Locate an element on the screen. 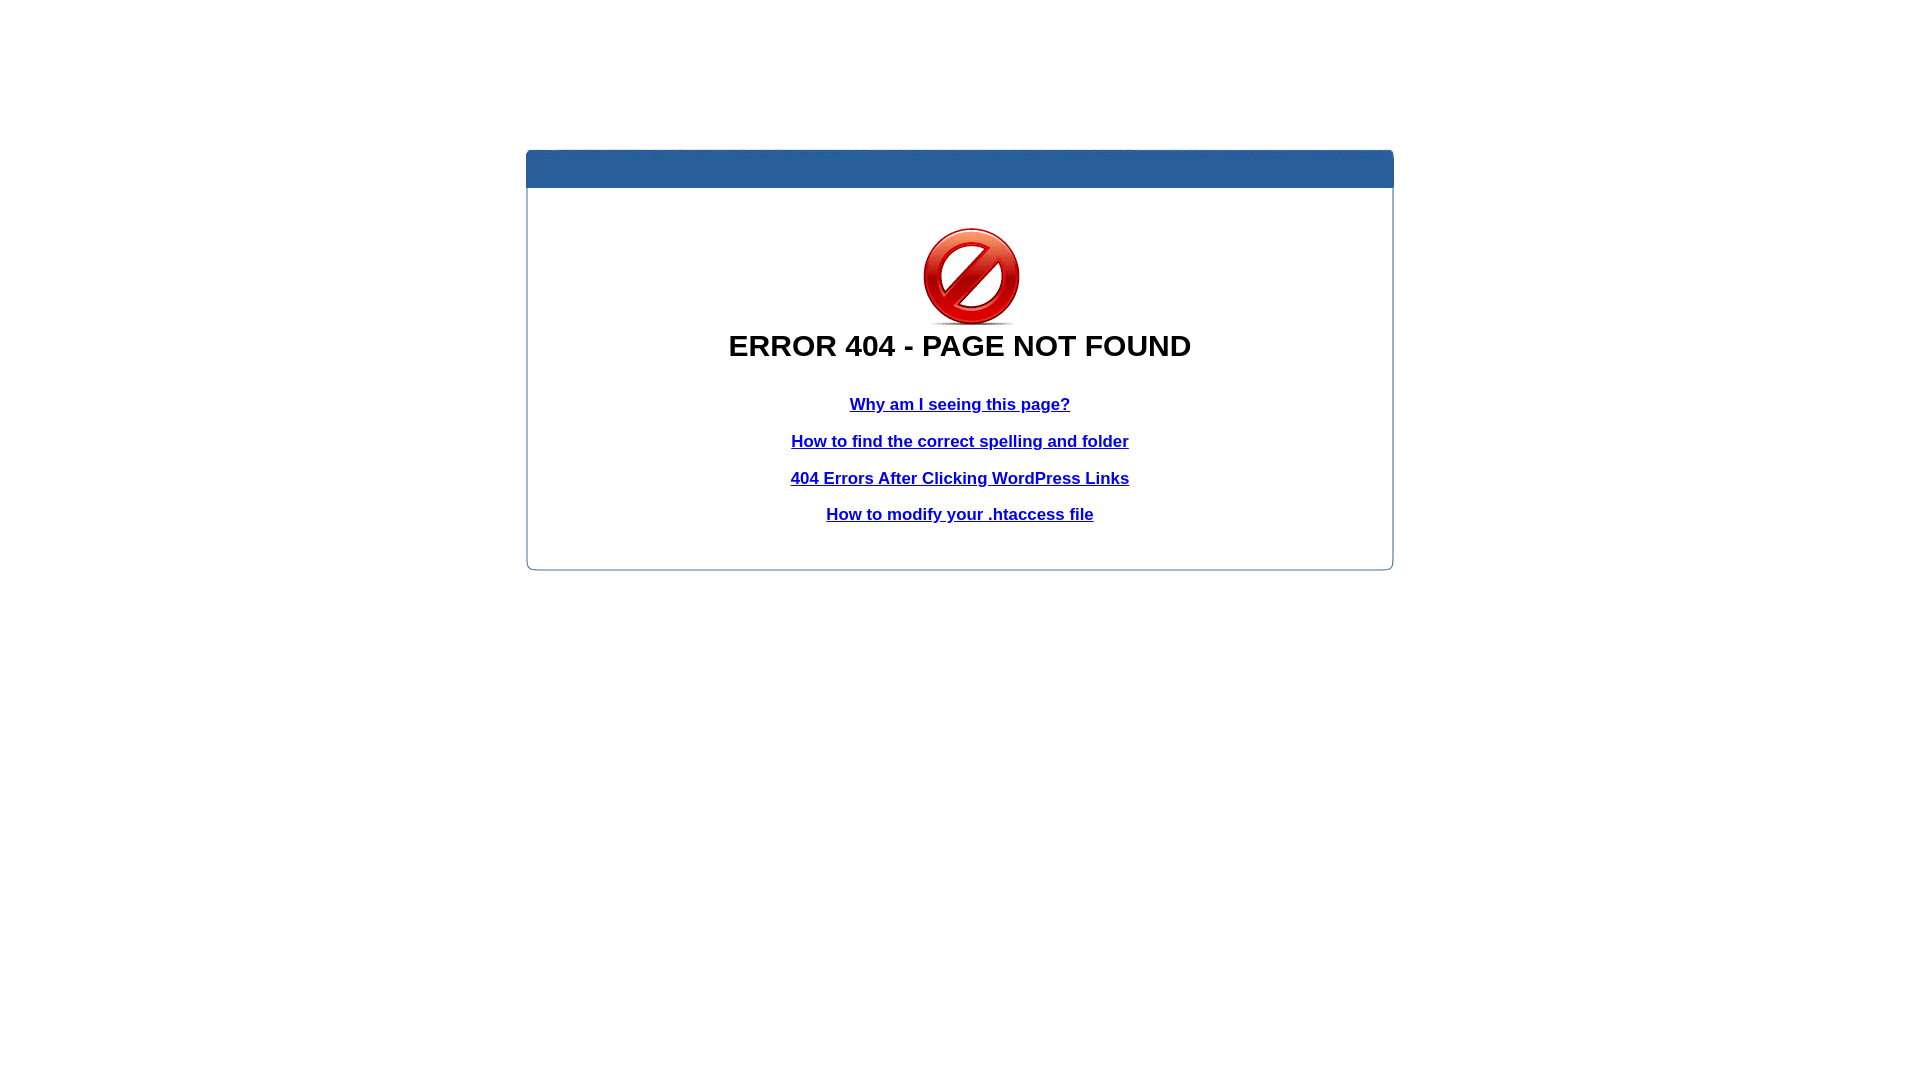  'How to modify your .htaccess file' is located at coordinates (958, 513).